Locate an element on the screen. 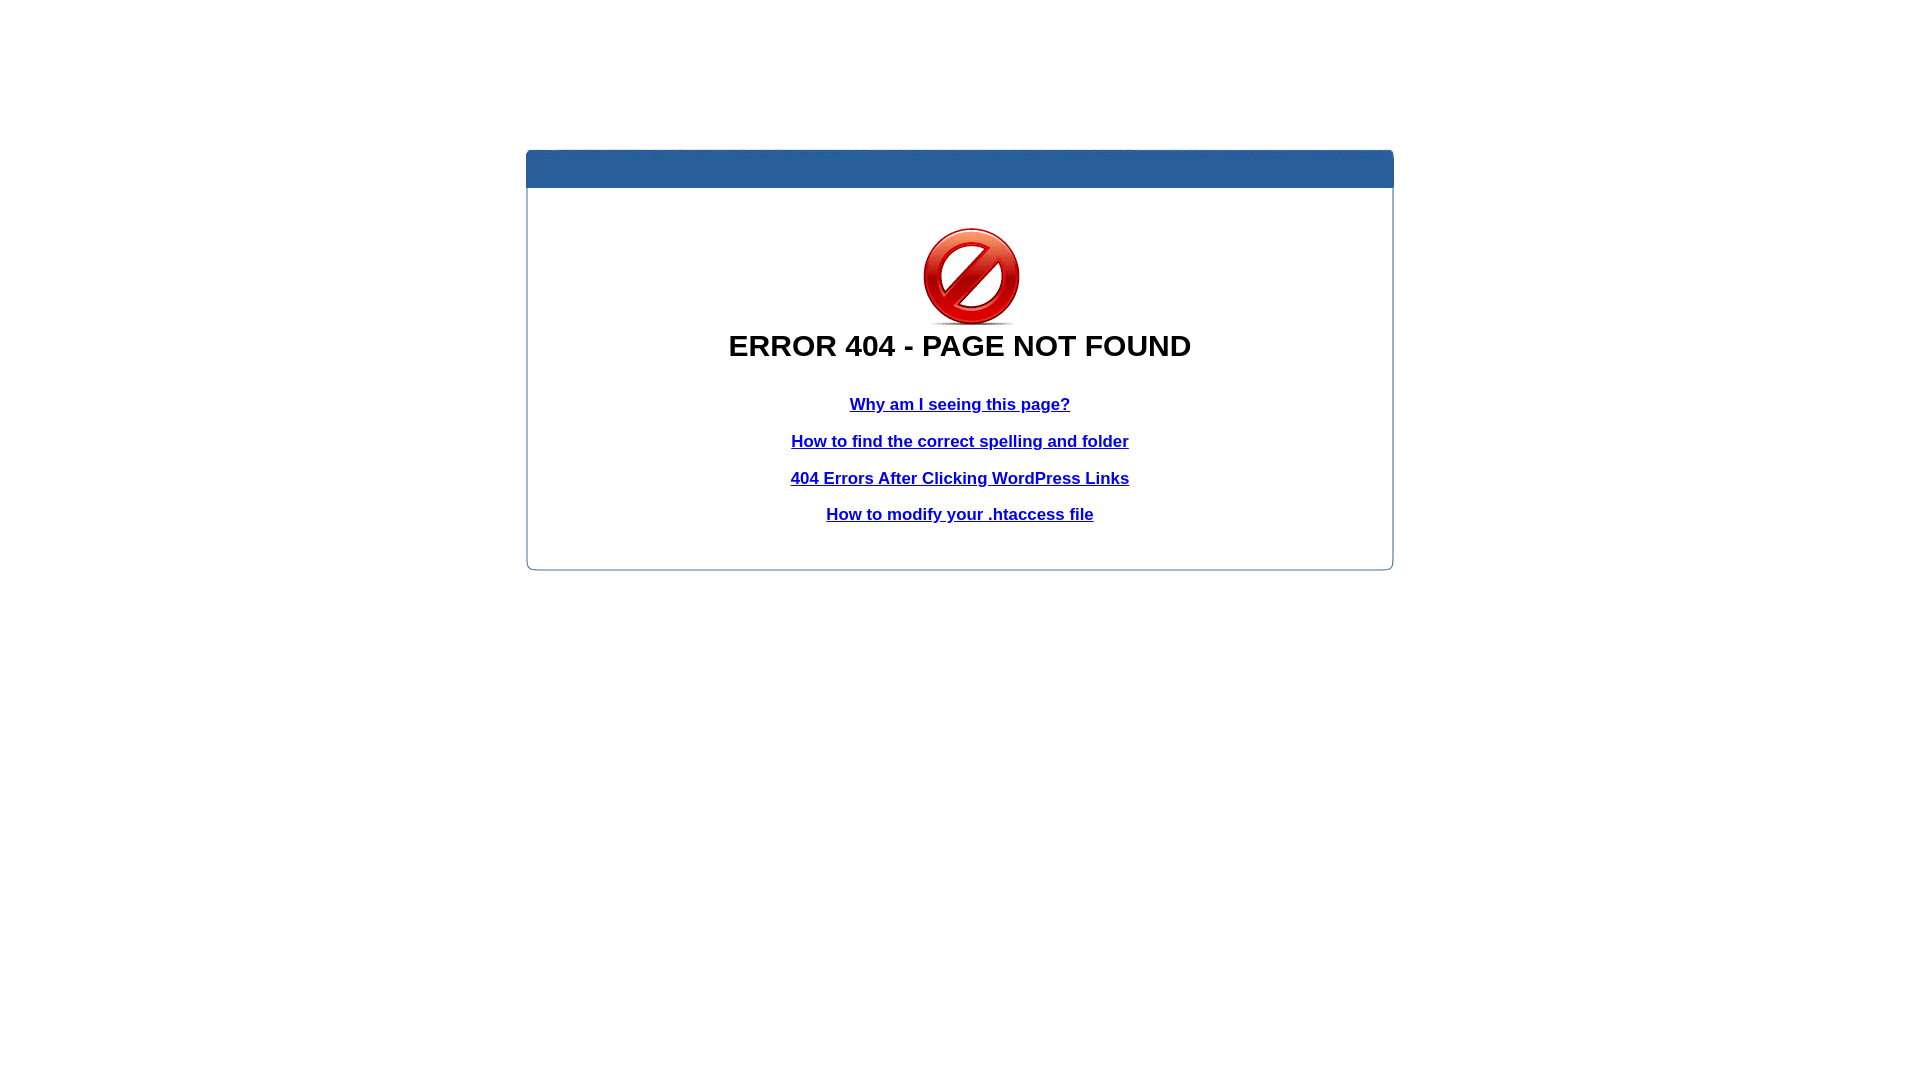  'How to modify your .htaccess file' is located at coordinates (958, 513).